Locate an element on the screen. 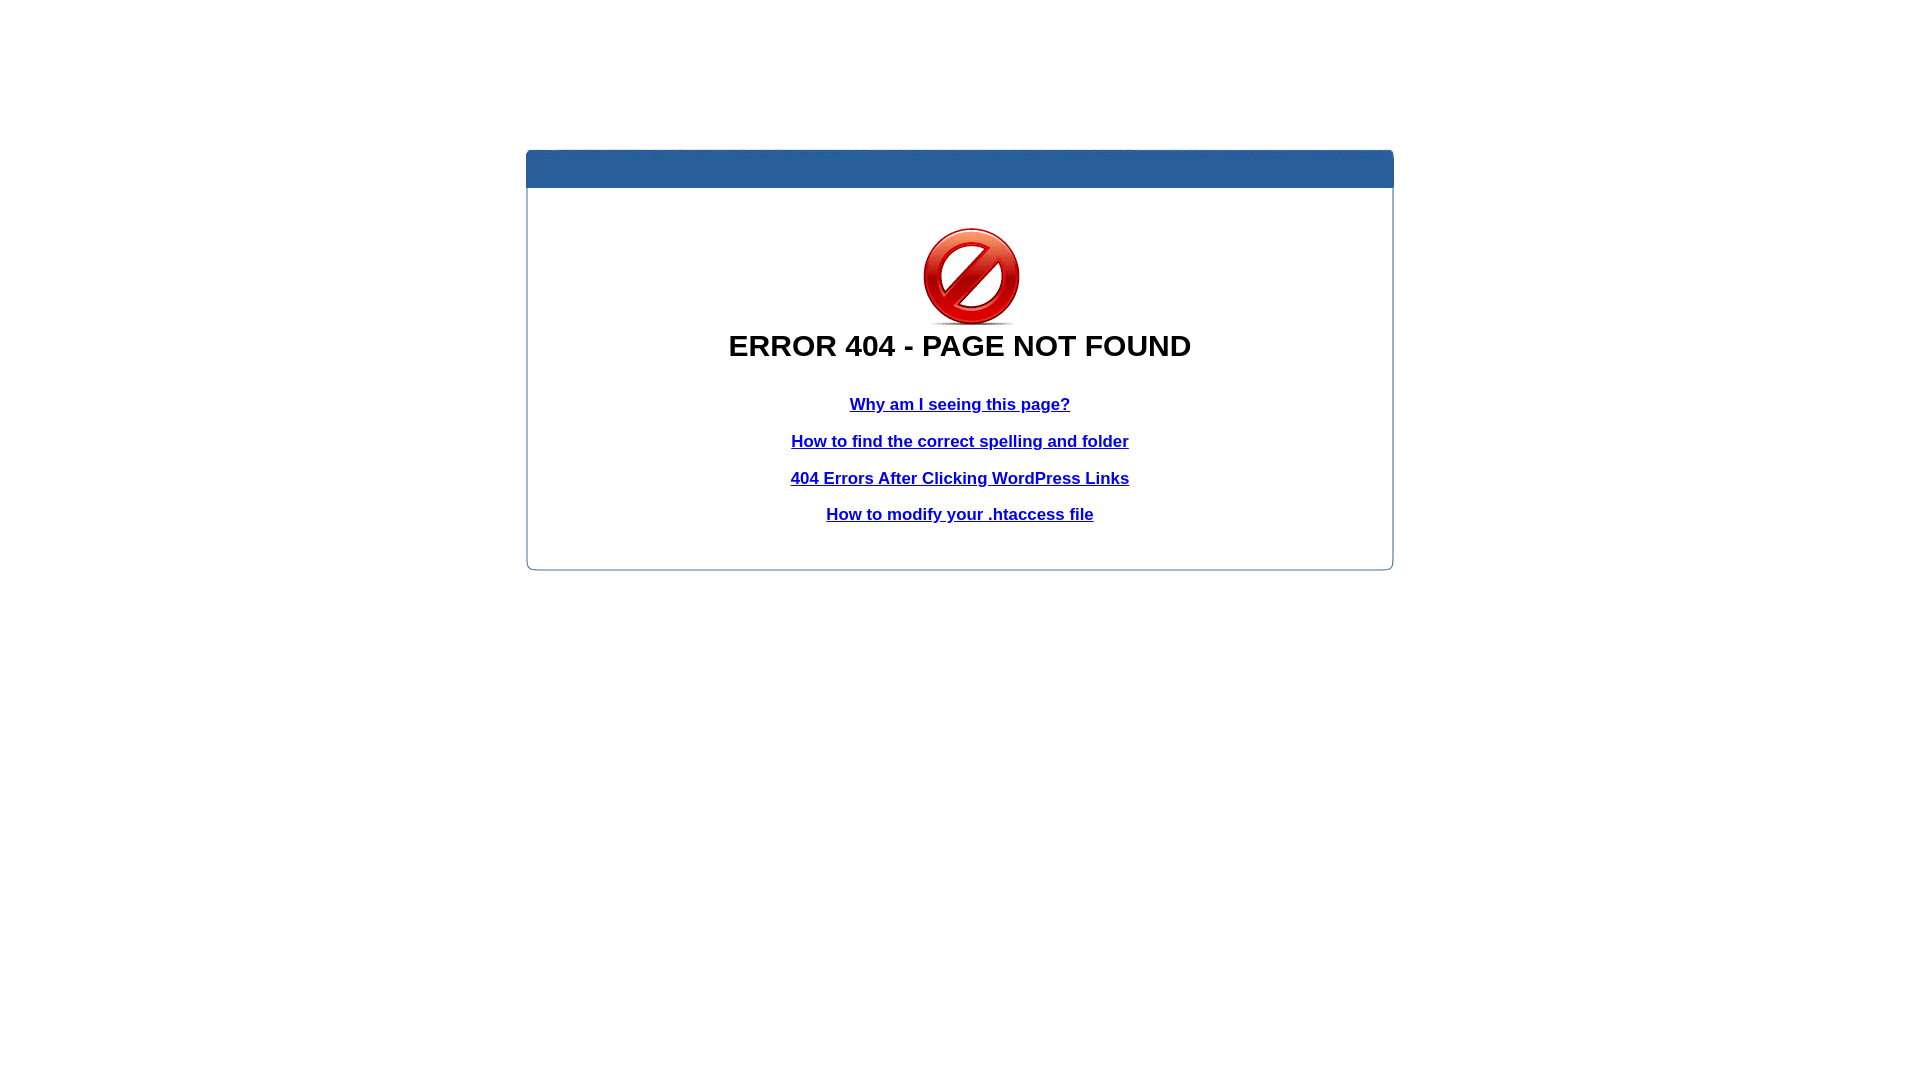  'How to modify your .htaccess file' is located at coordinates (958, 513).